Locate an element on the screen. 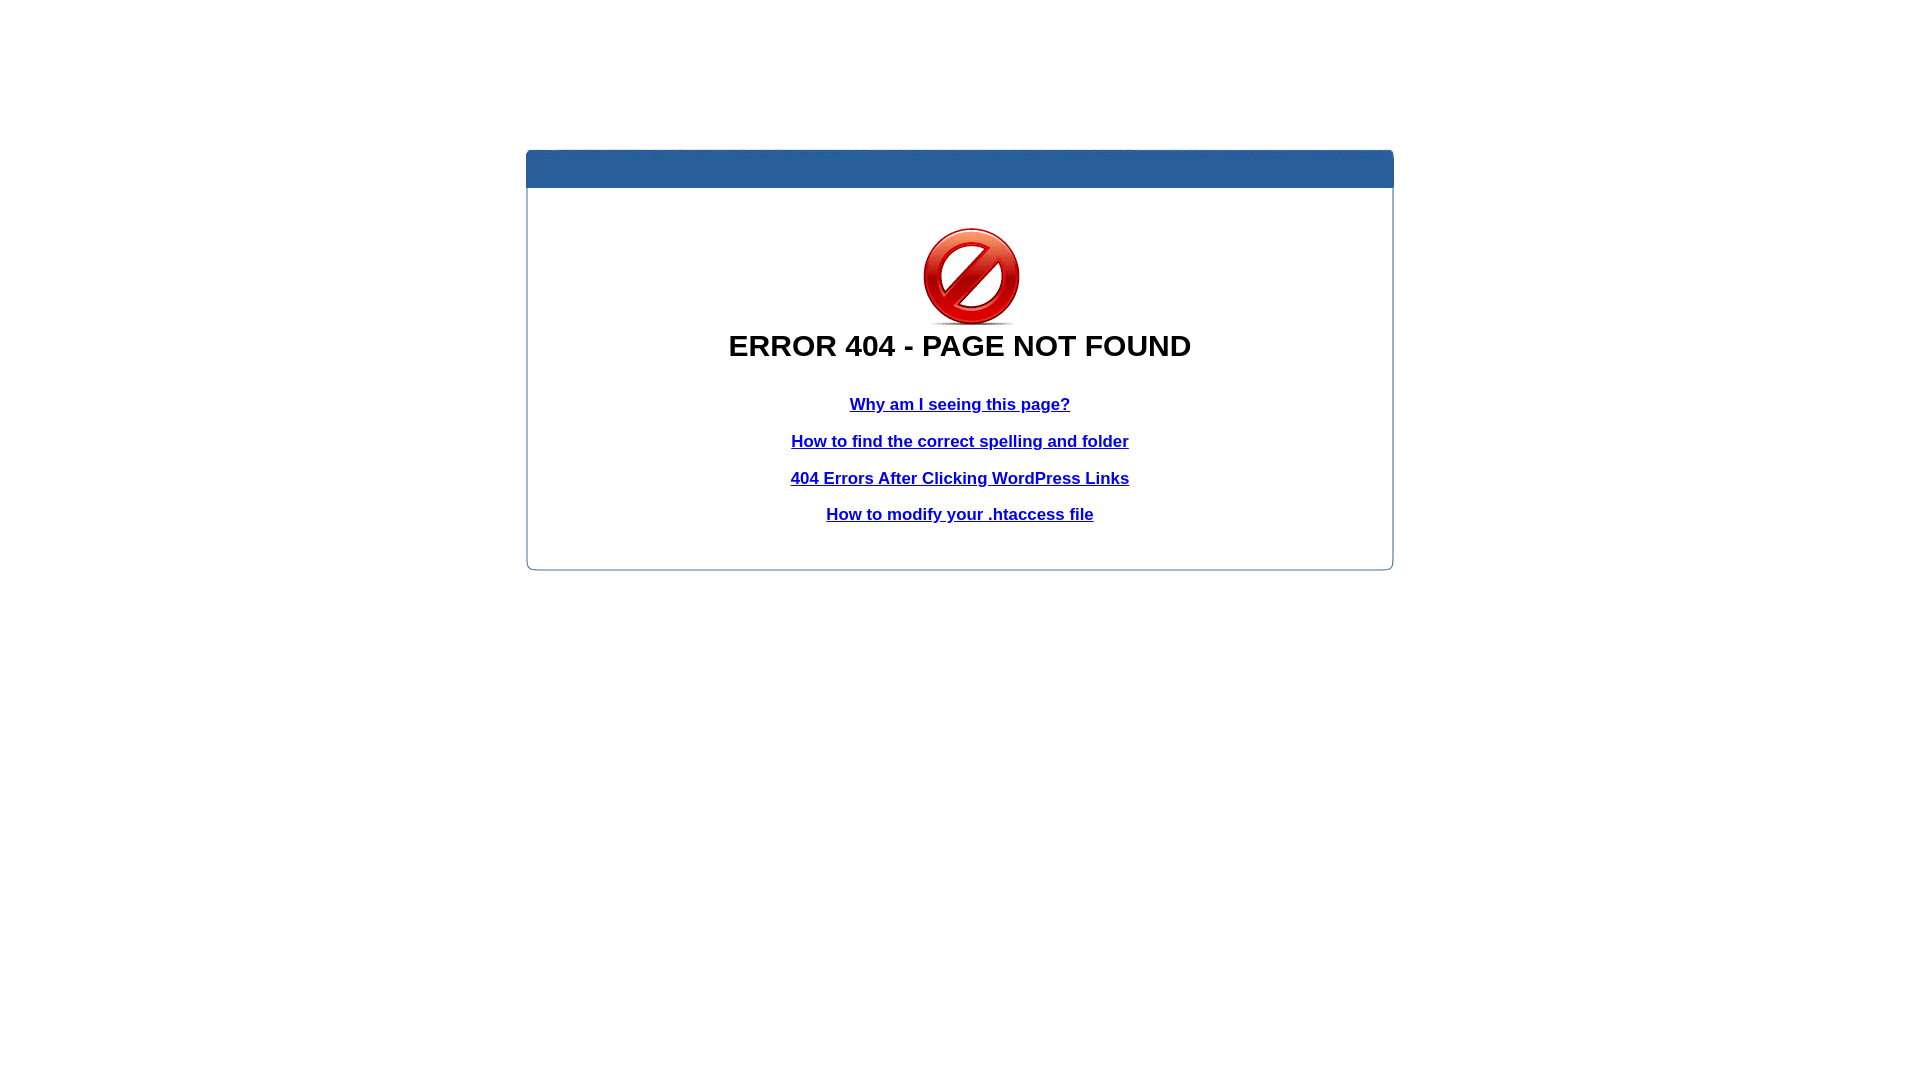  'How to modify your .htaccess file' is located at coordinates (958, 513).